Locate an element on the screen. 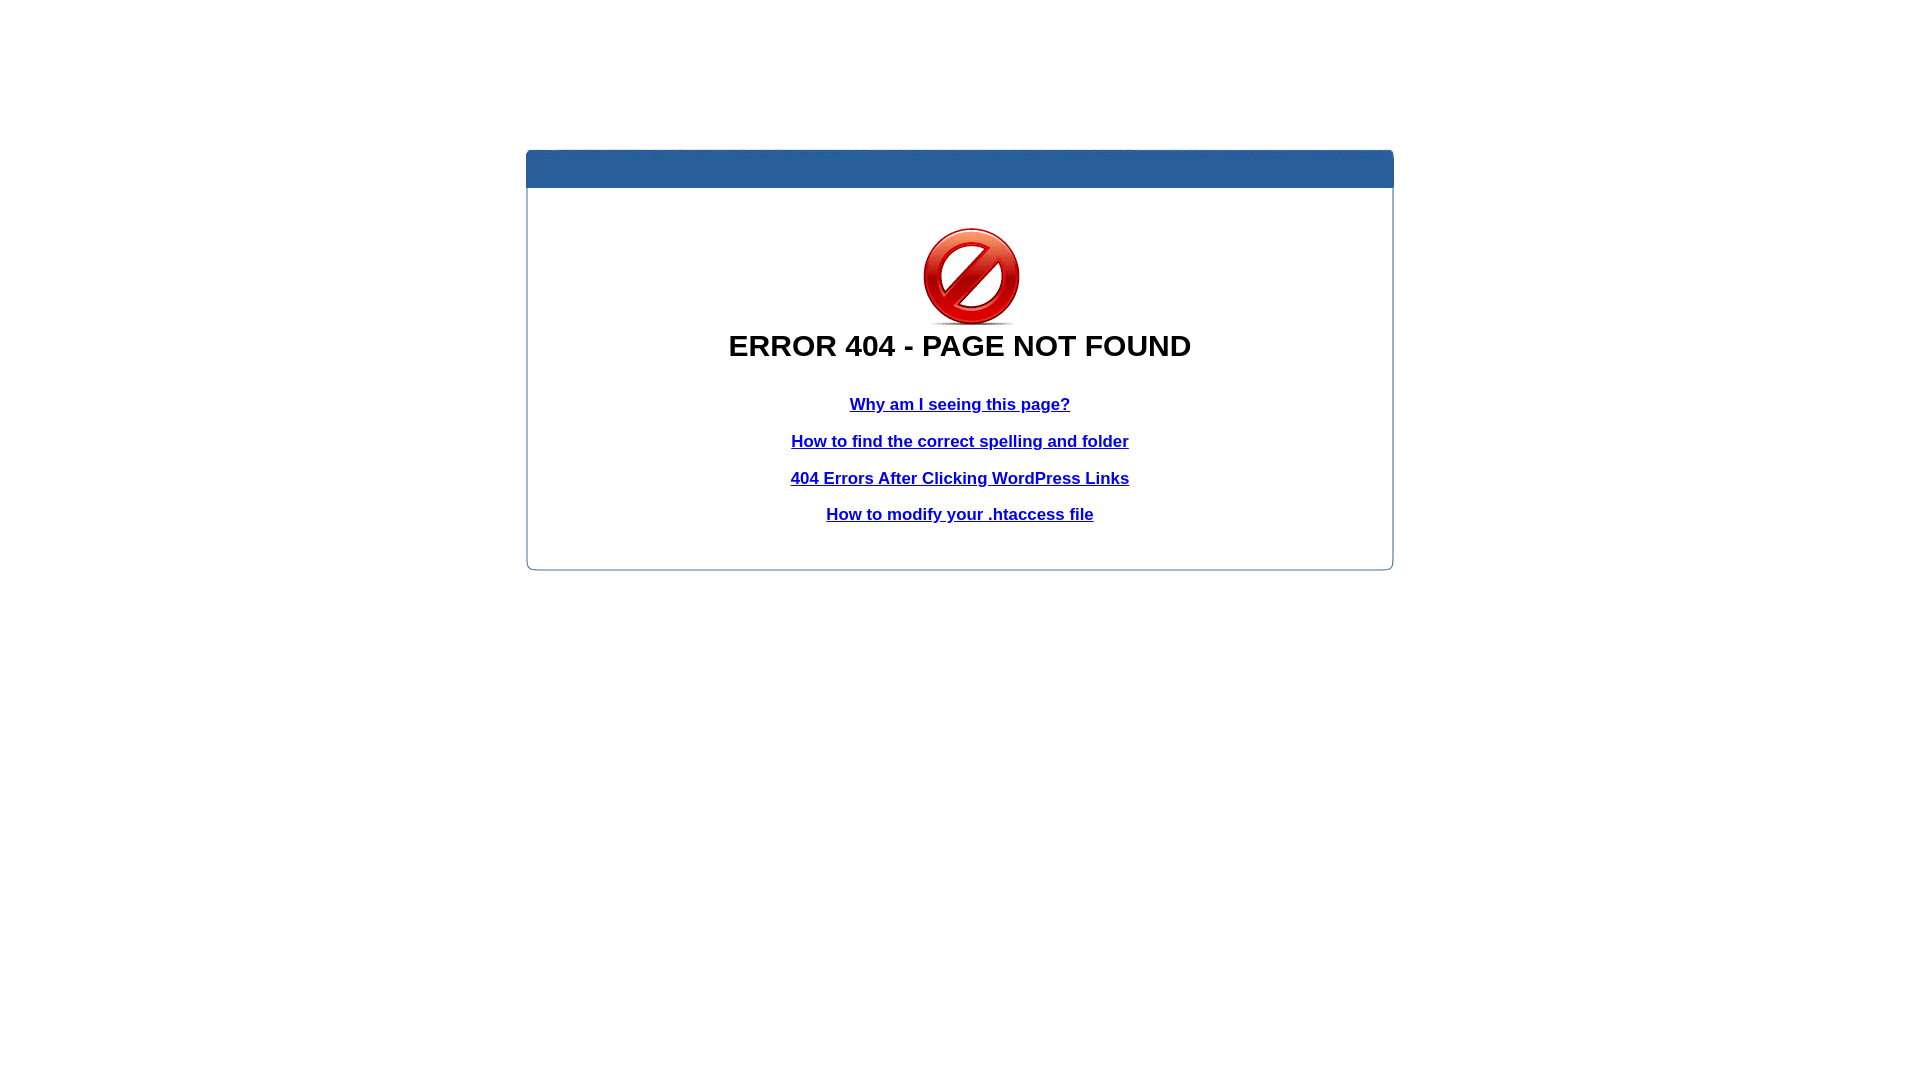  'How to modify your .htaccess file' is located at coordinates (958, 513).